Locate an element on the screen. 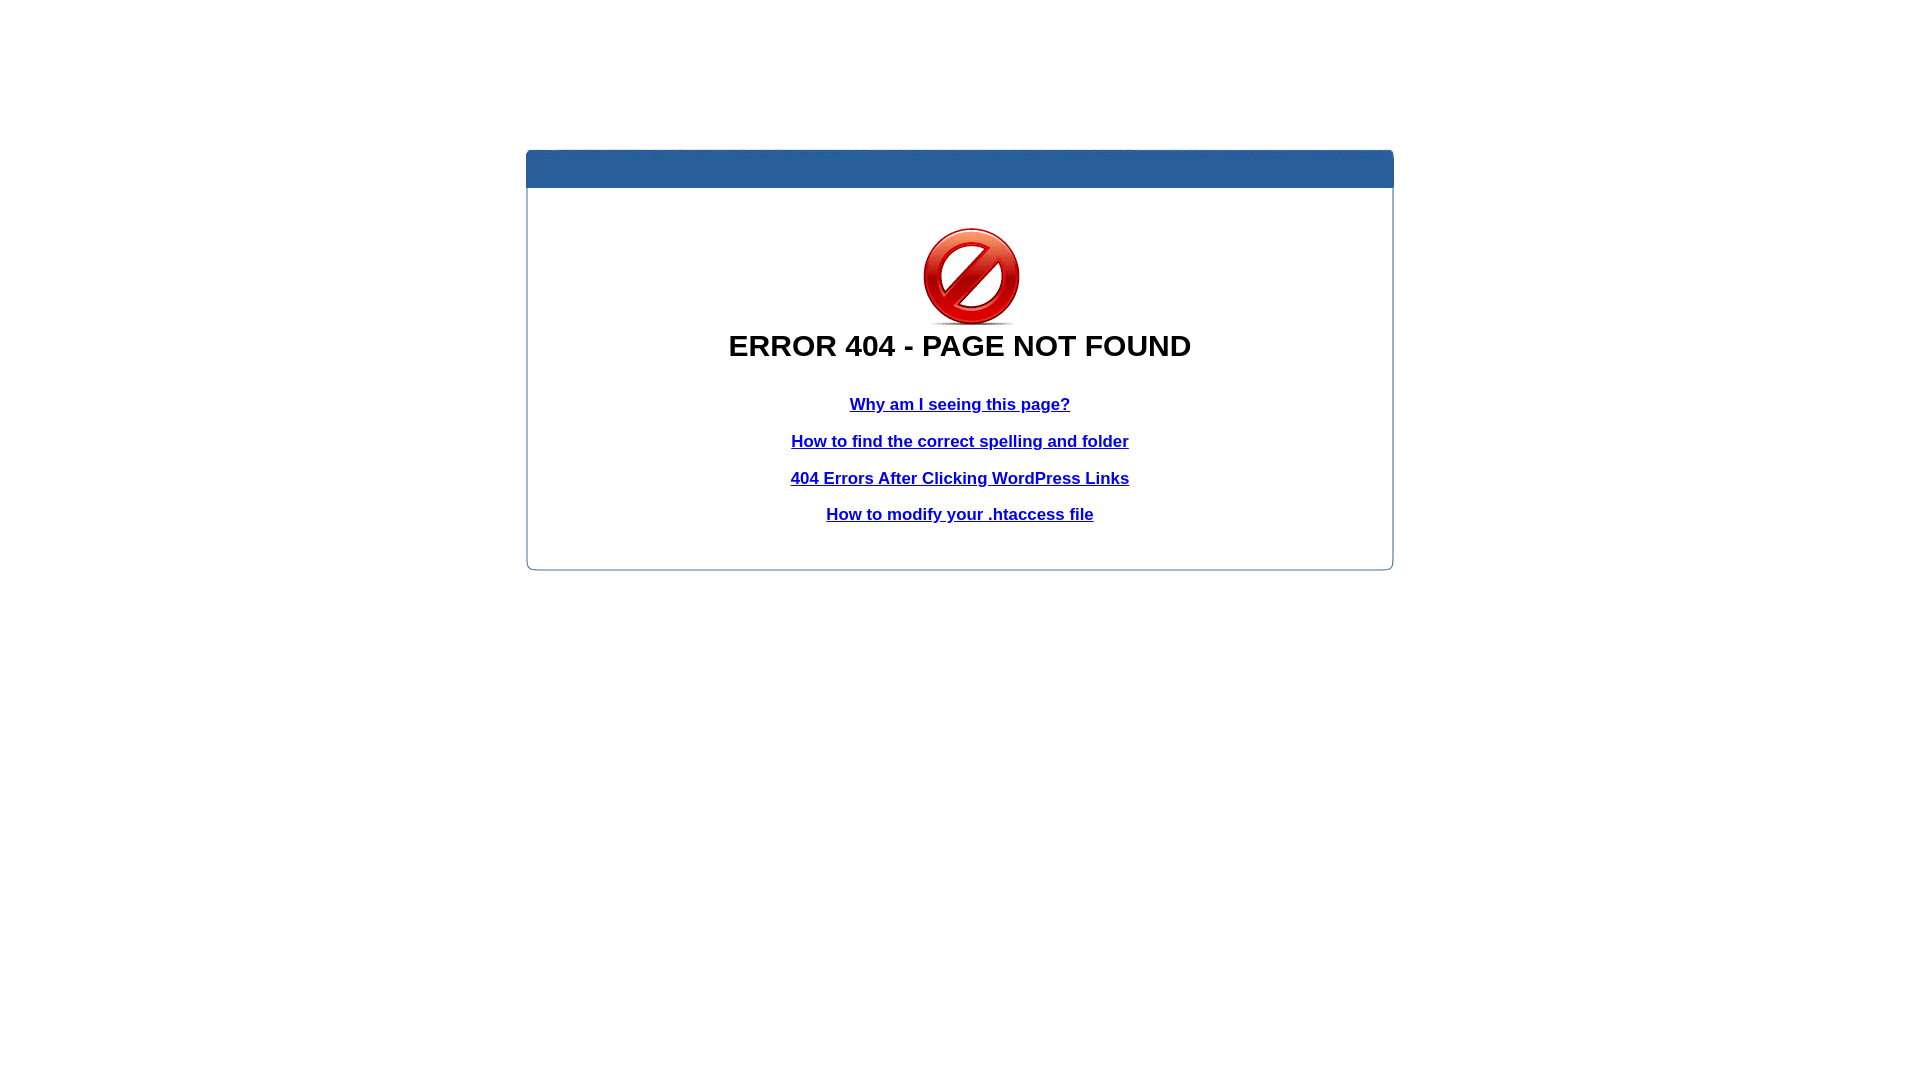  'How to modify your .htaccess file' is located at coordinates (958, 513).